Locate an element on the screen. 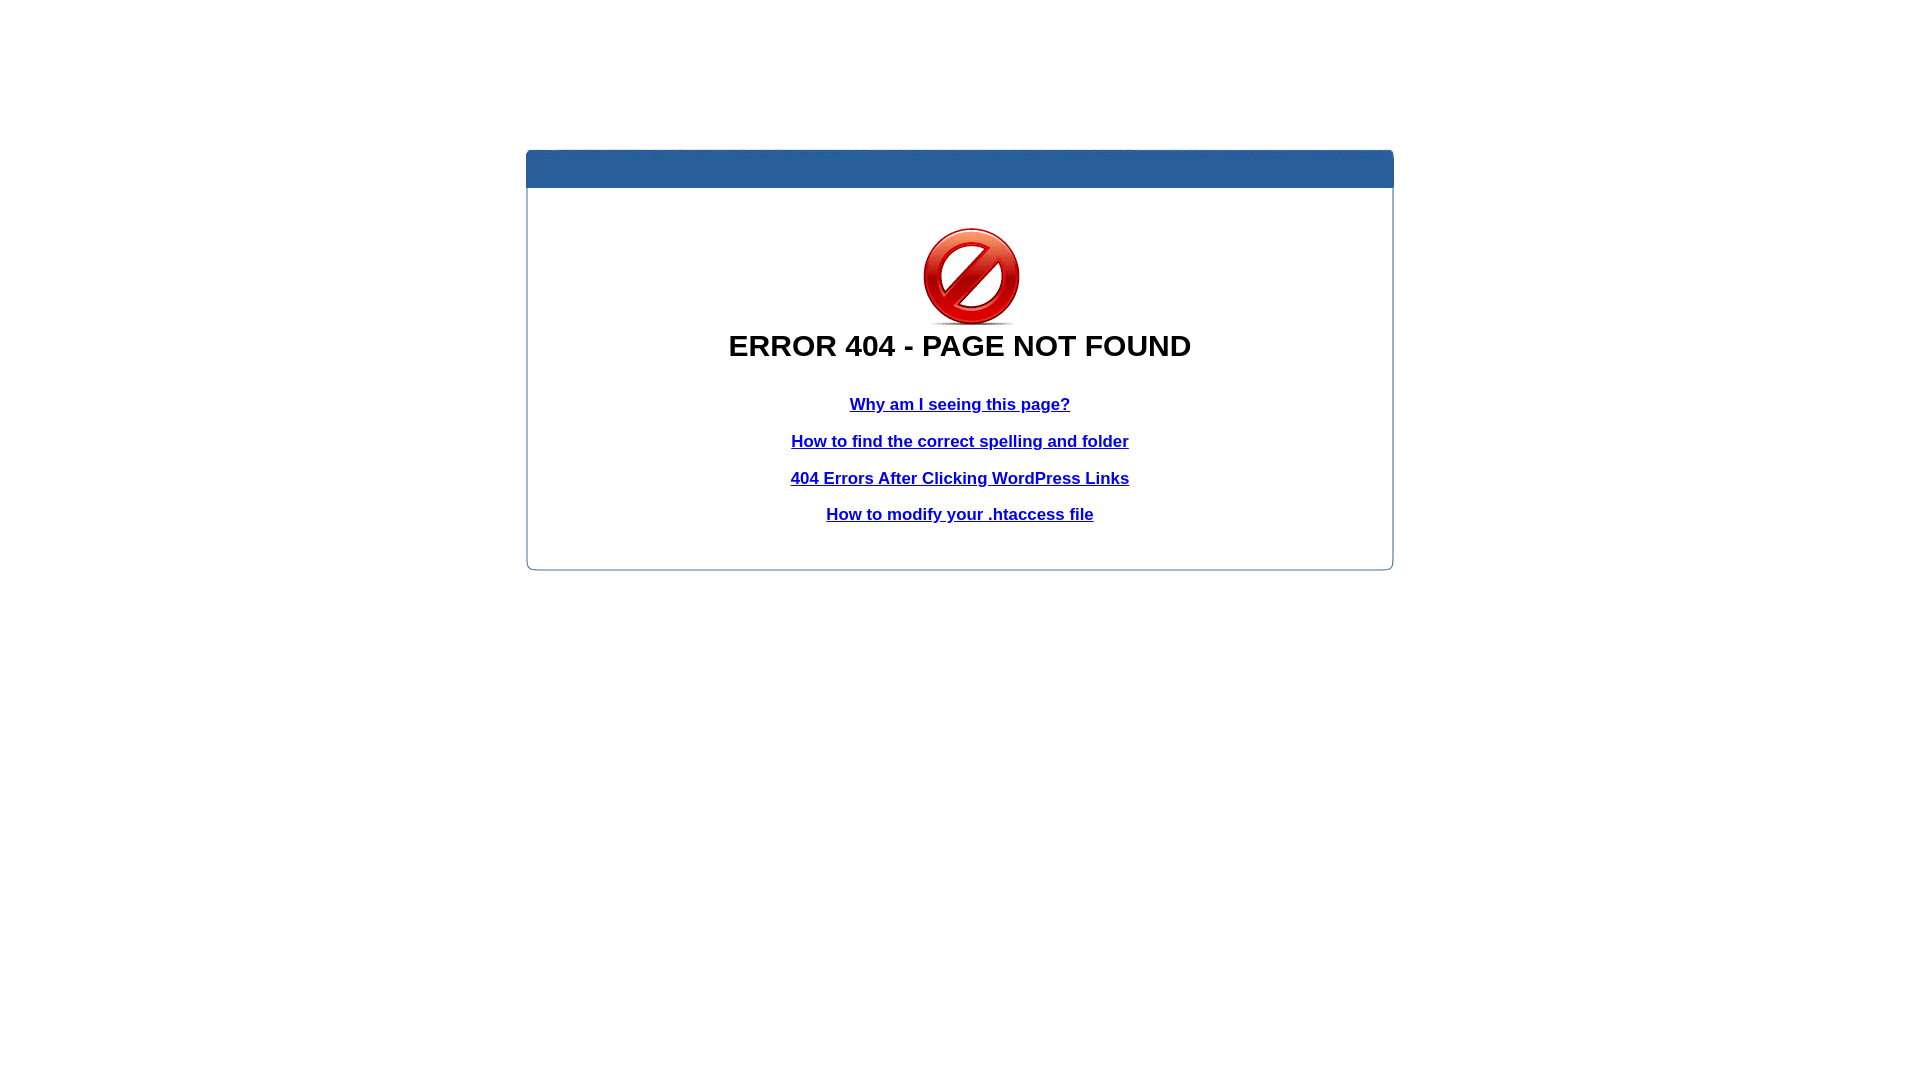  'How to modify your .htaccess file' is located at coordinates (958, 513).